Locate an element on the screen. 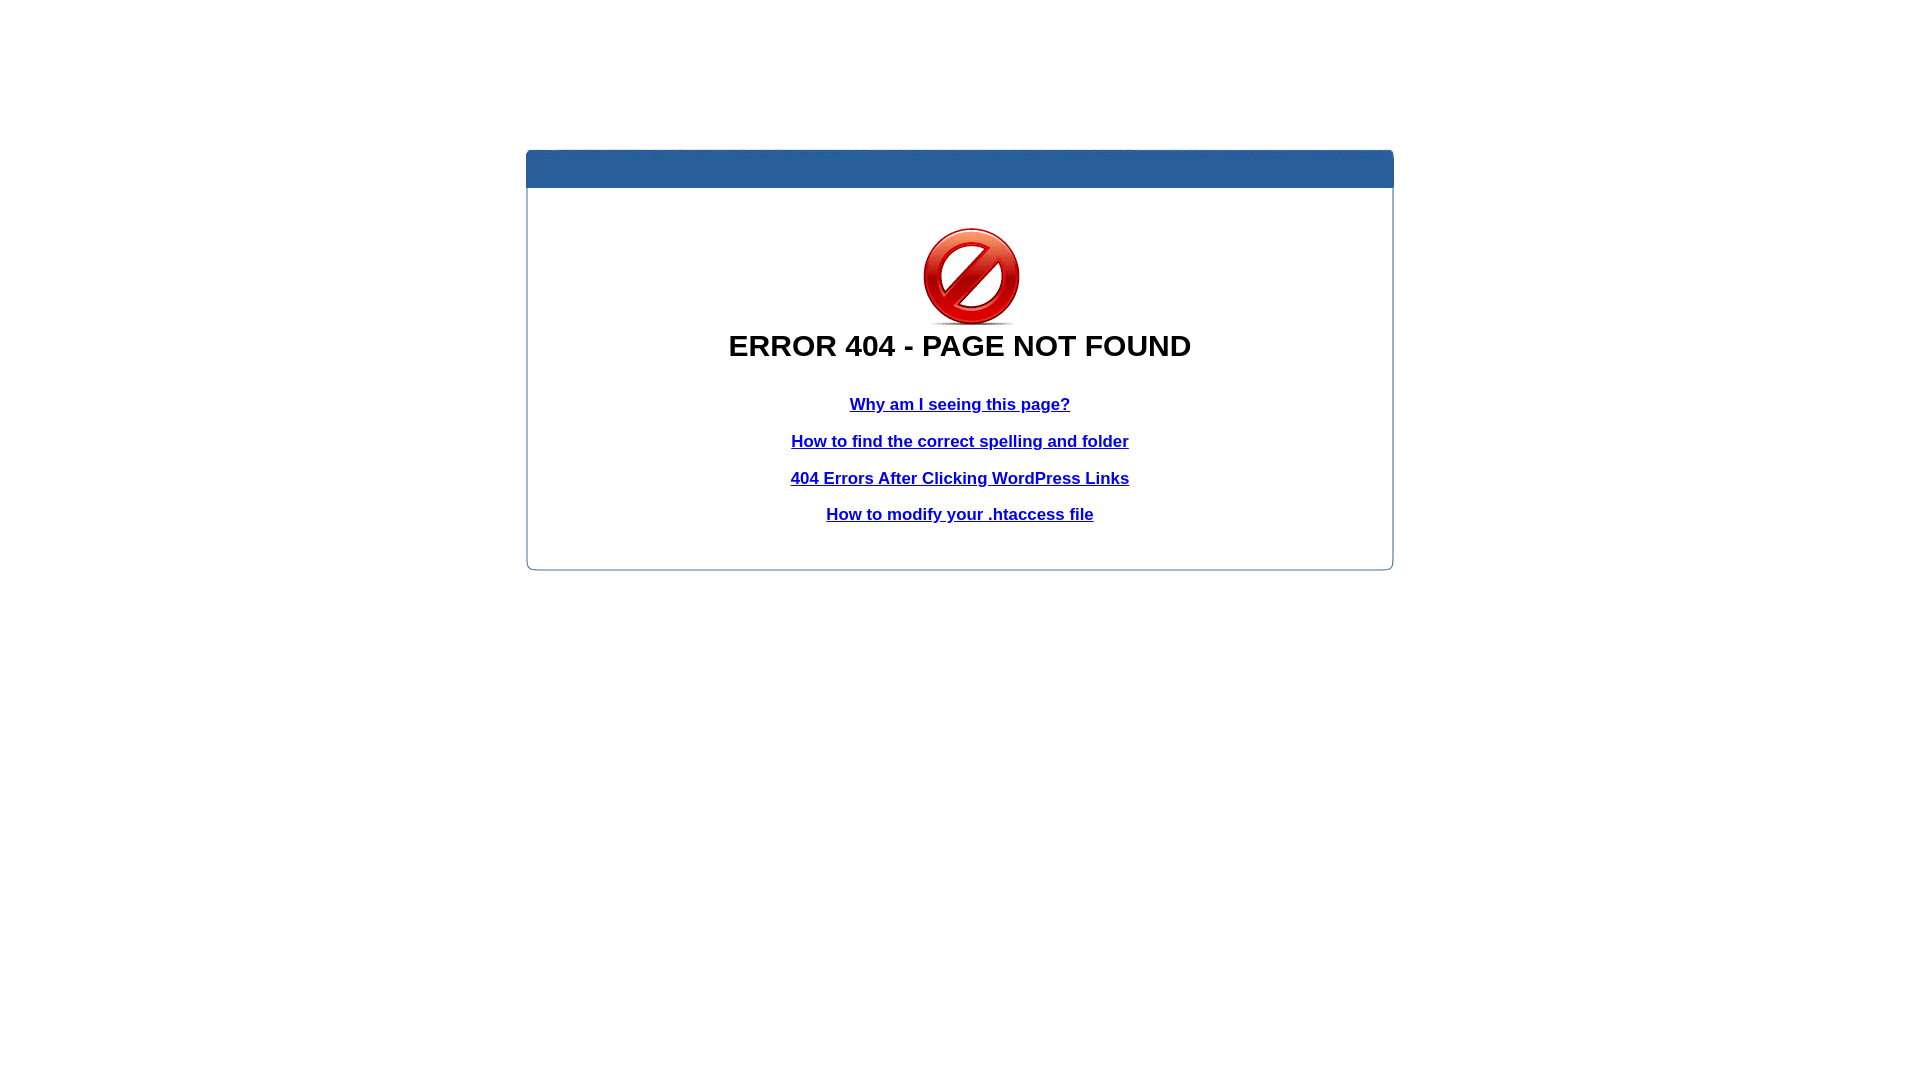  'How to modify your .htaccess file' is located at coordinates (958, 513).